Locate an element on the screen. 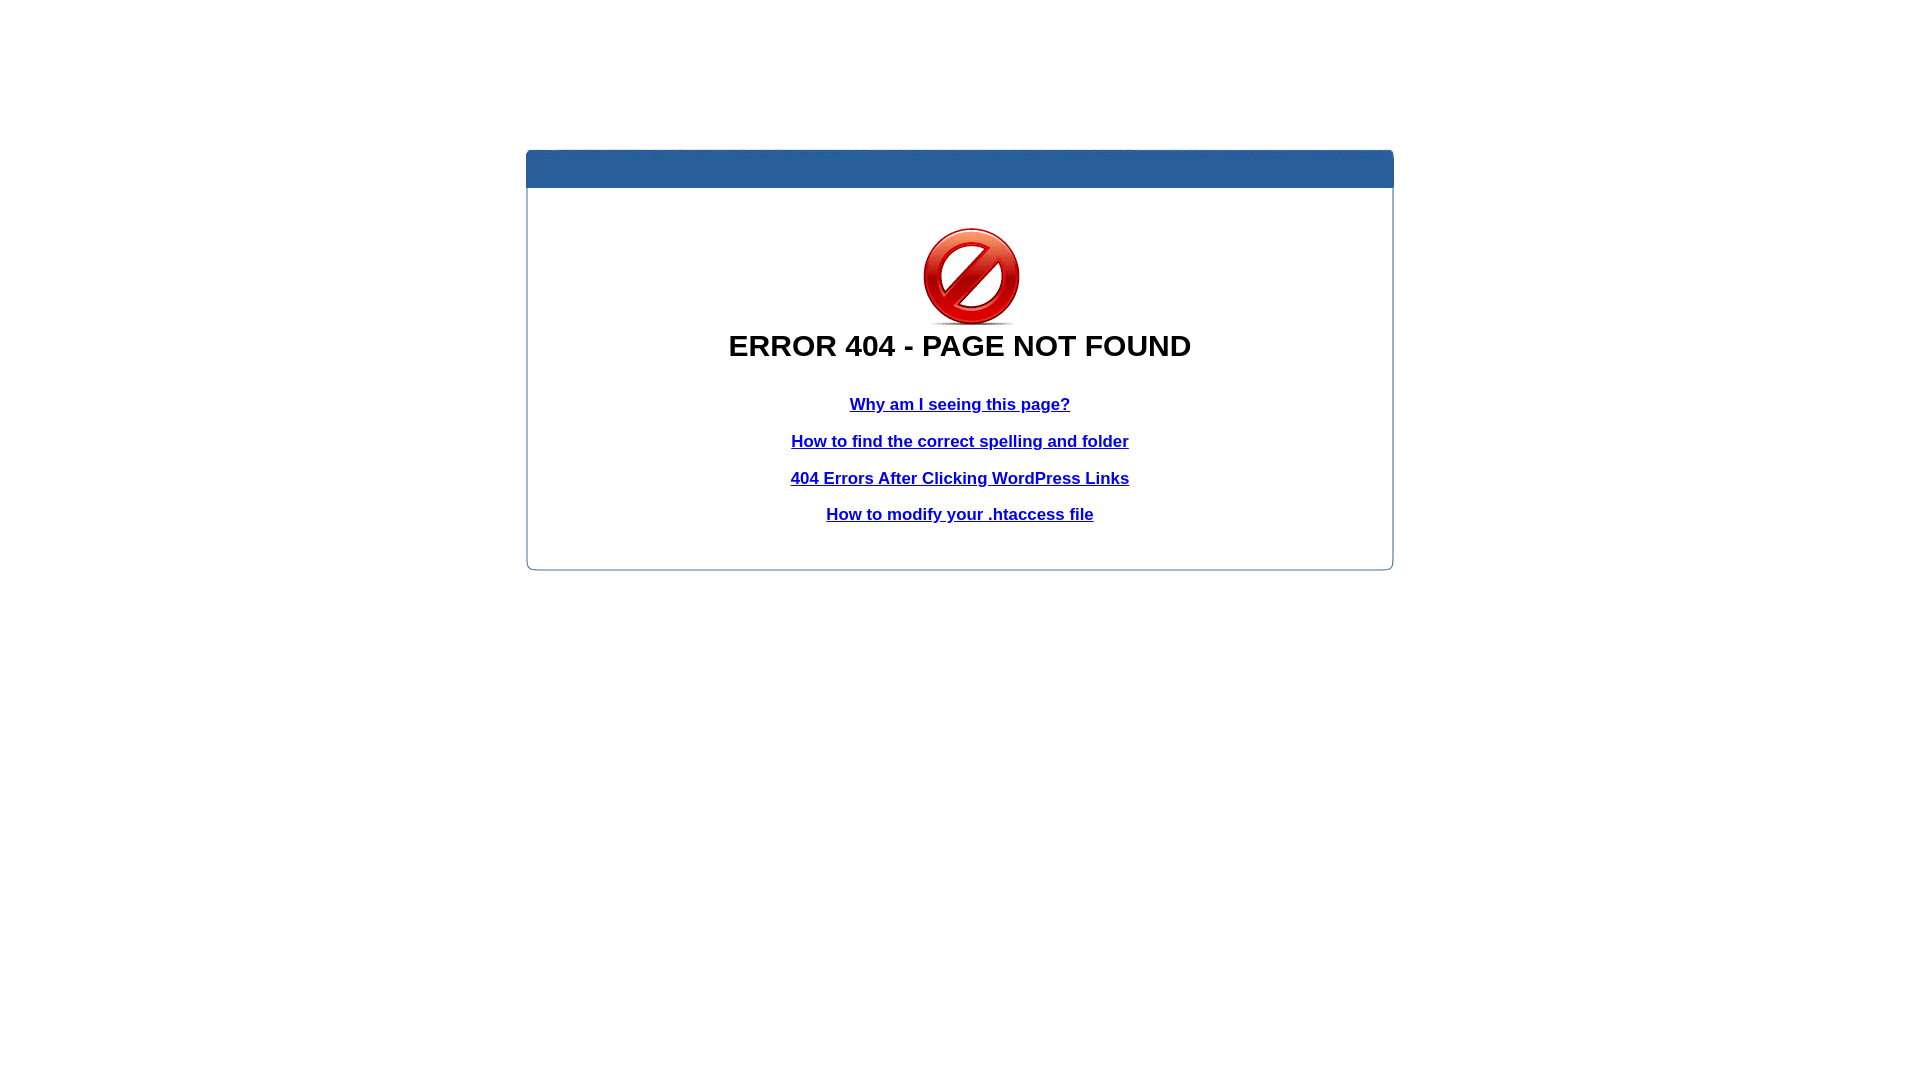  'How to modify your .htaccess file' is located at coordinates (958, 513).